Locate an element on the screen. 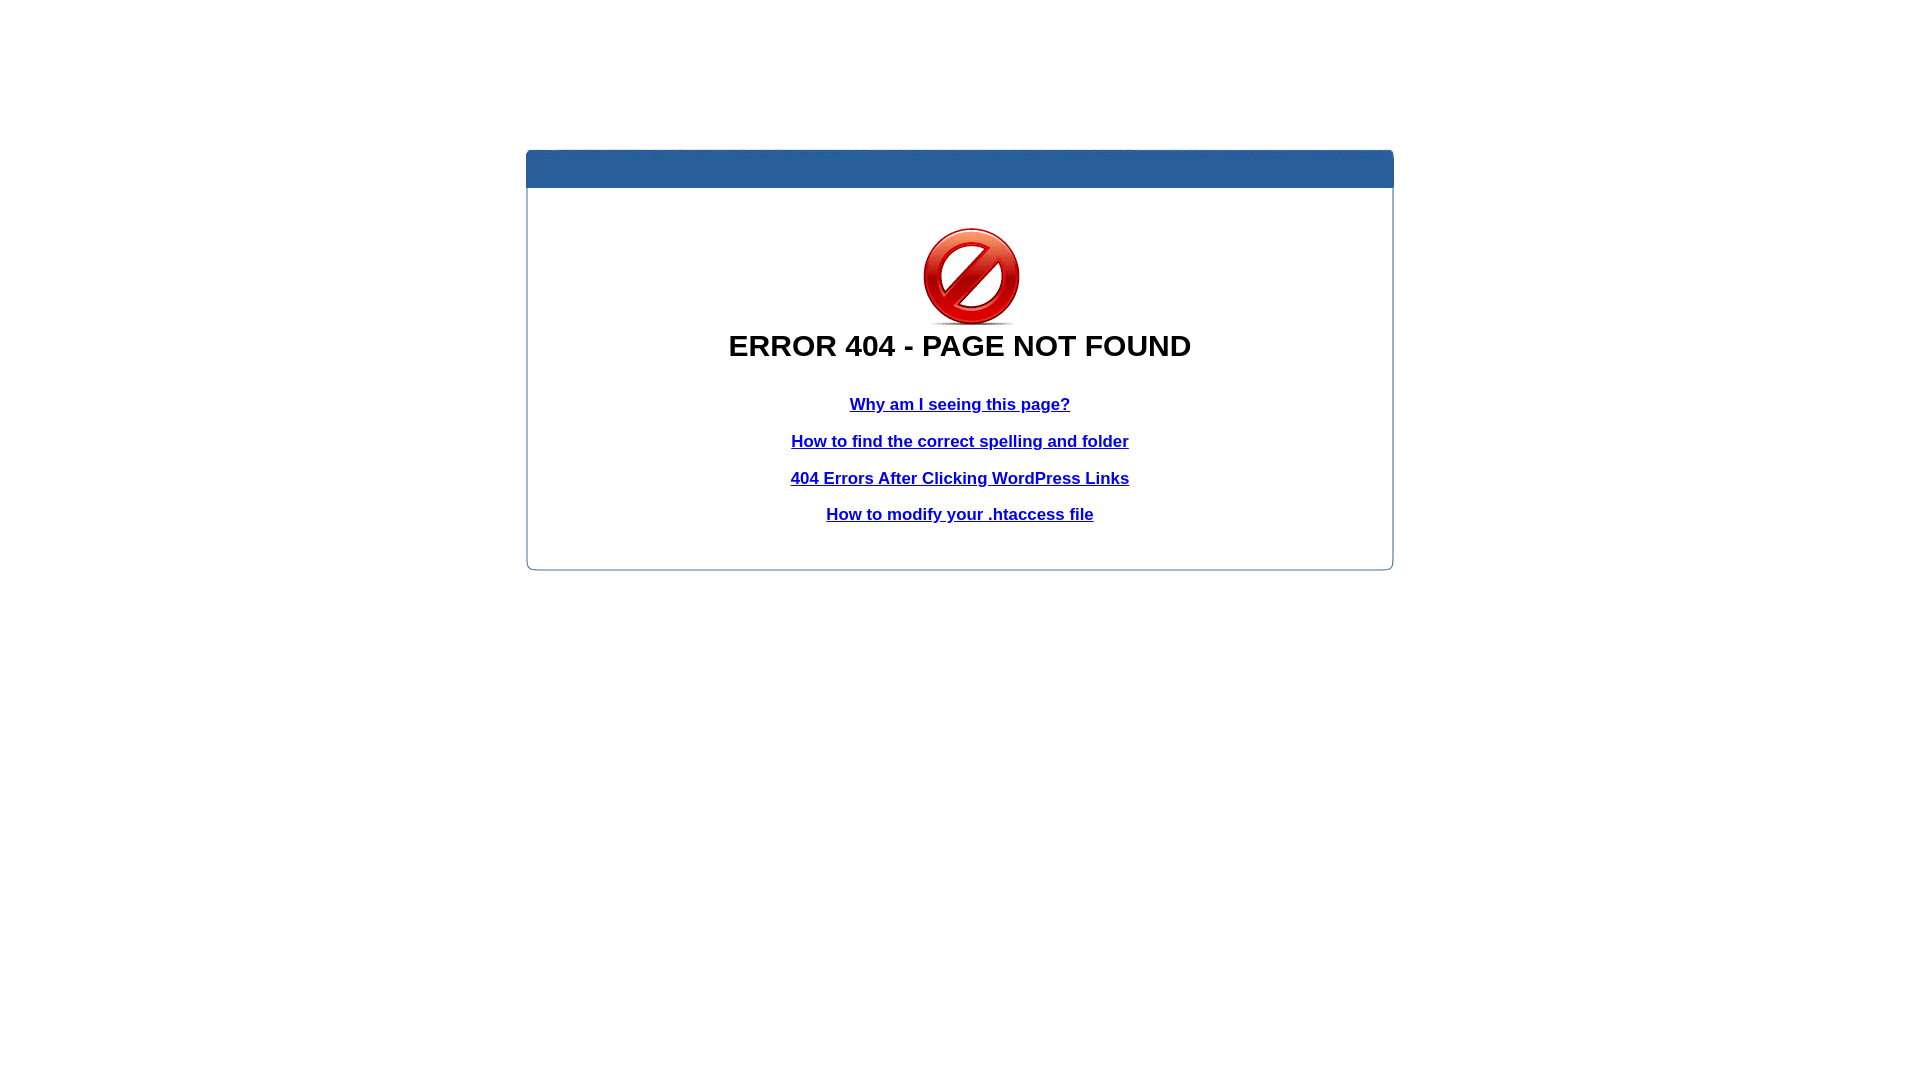  'How to modify your .htaccess file' is located at coordinates (958, 513).